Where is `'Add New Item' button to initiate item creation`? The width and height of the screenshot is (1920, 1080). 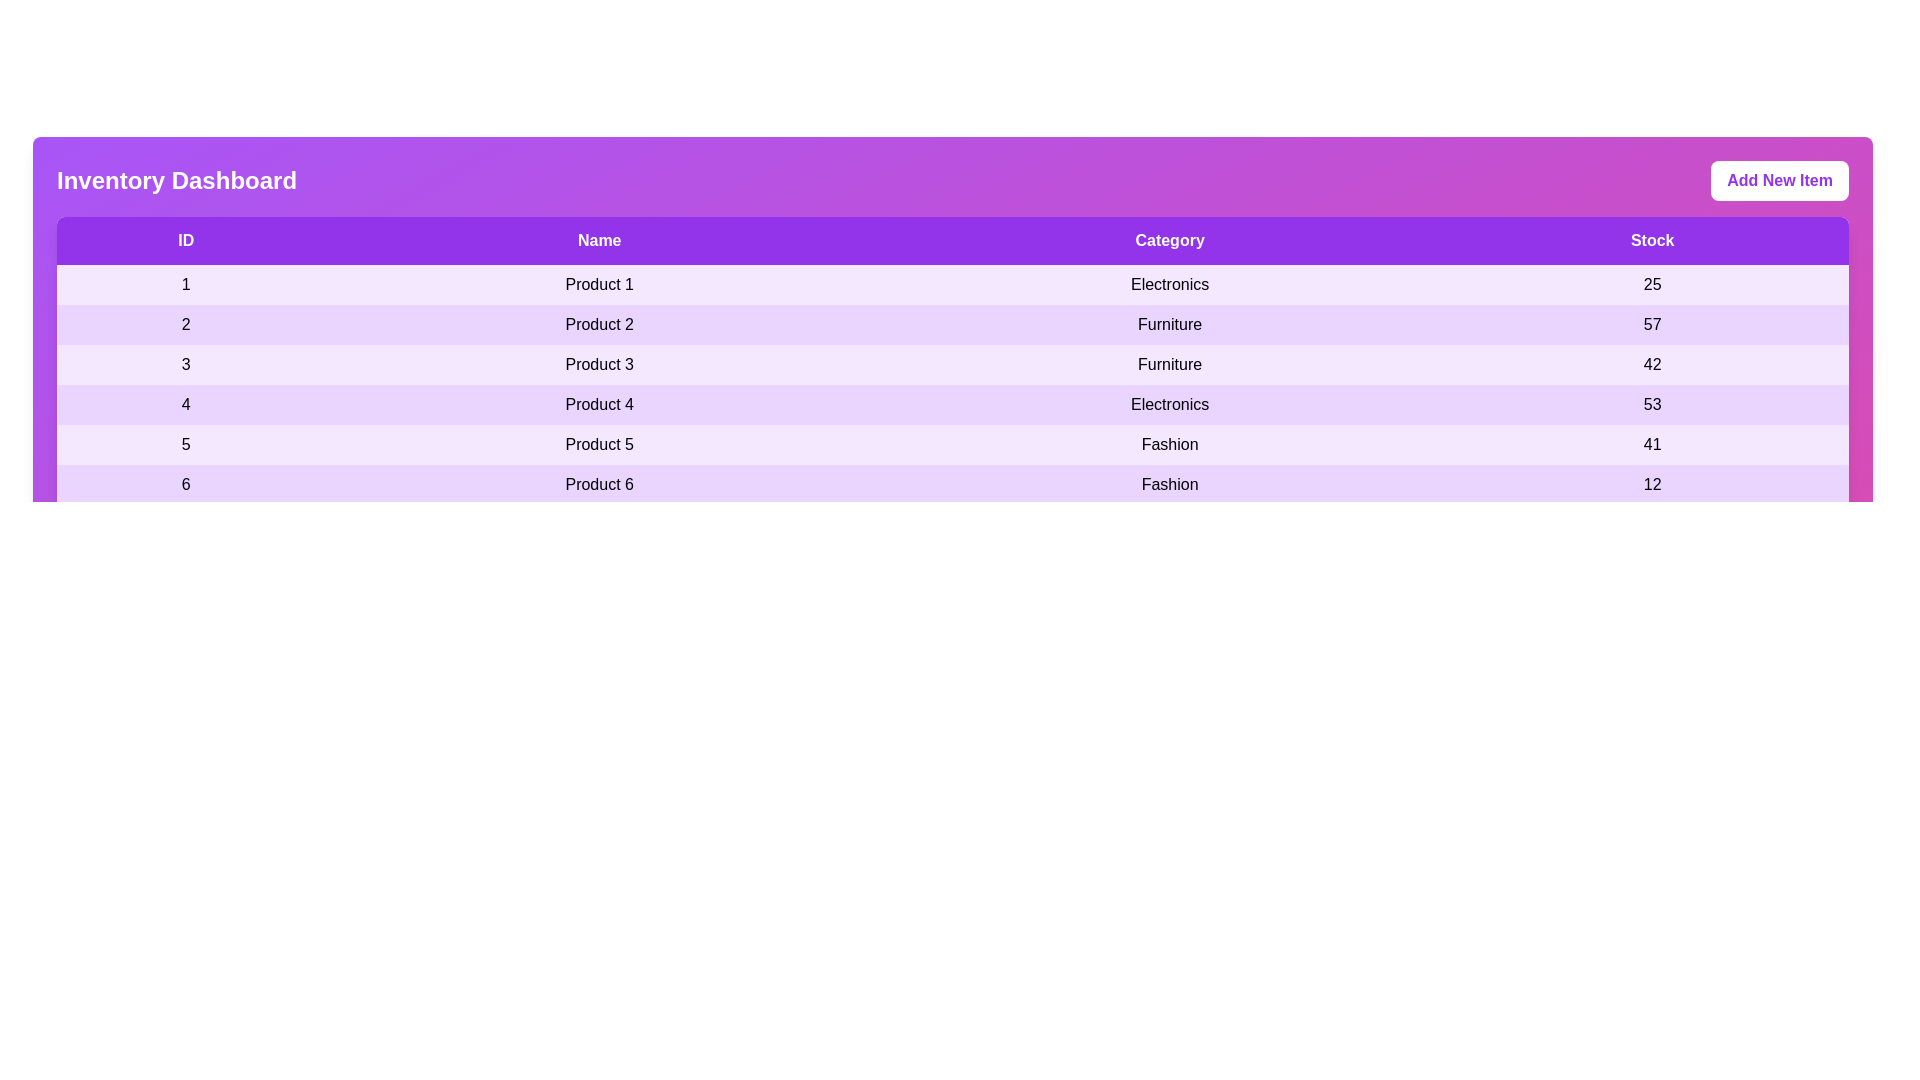
'Add New Item' button to initiate item creation is located at coordinates (1780, 181).